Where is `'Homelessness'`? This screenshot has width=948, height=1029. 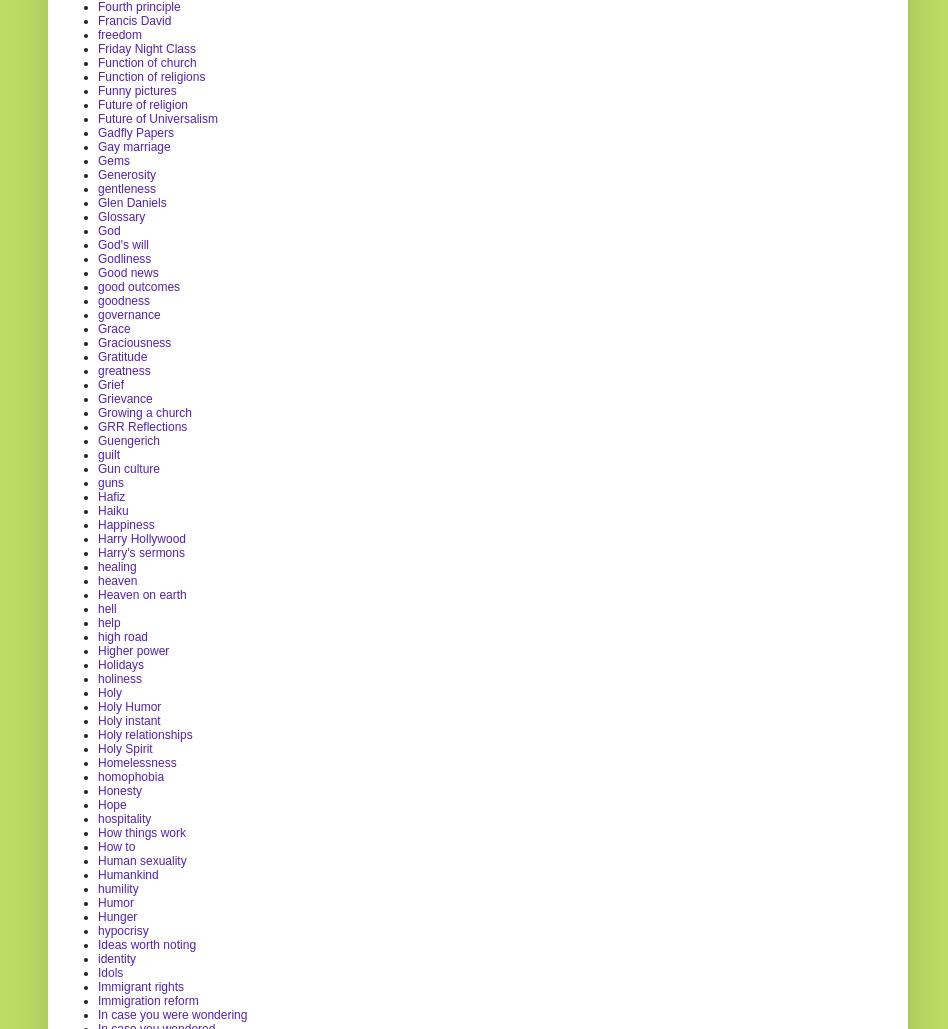
'Homelessness' is located at coordinates (135, 761).